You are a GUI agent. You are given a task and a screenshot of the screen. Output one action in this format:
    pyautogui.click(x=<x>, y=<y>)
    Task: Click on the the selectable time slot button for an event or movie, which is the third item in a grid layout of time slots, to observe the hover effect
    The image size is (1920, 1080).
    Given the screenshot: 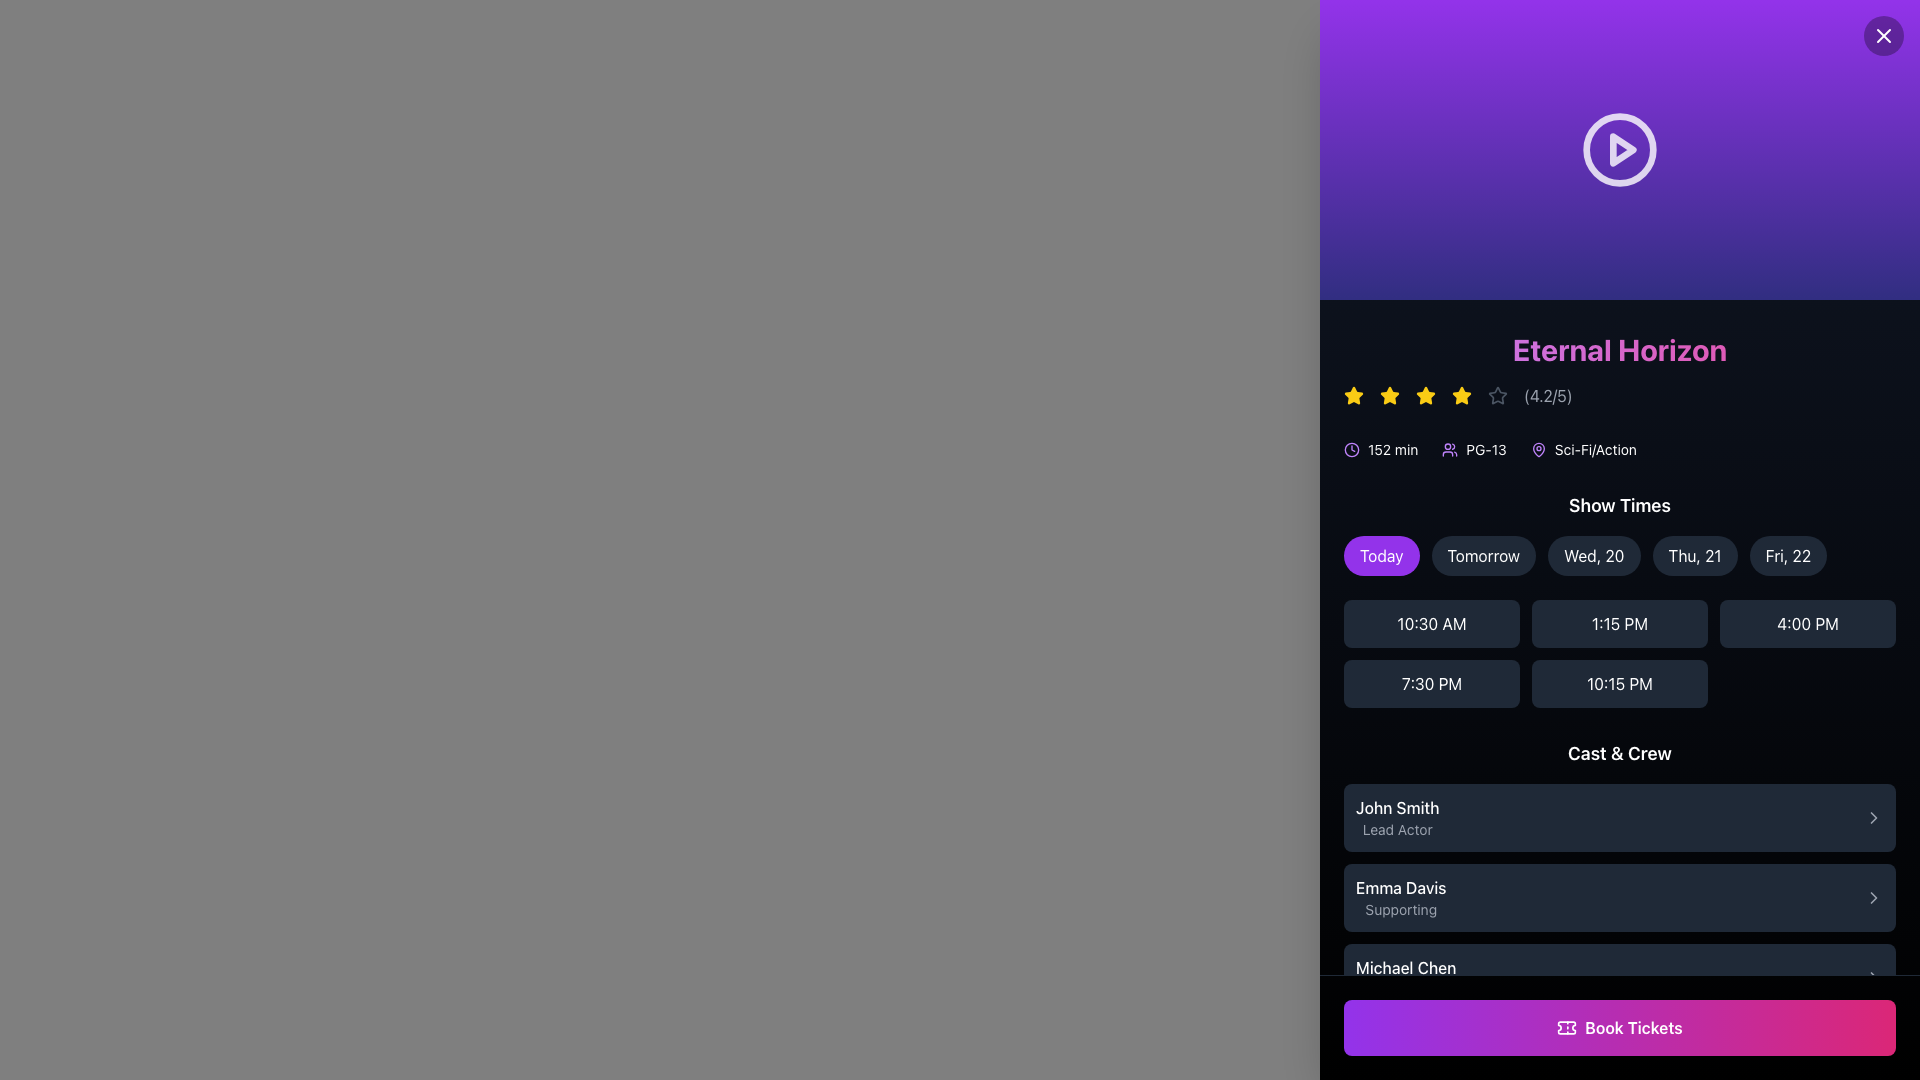 What is the action you would take?
    pyautogui.click(x=1808, y=623)
    